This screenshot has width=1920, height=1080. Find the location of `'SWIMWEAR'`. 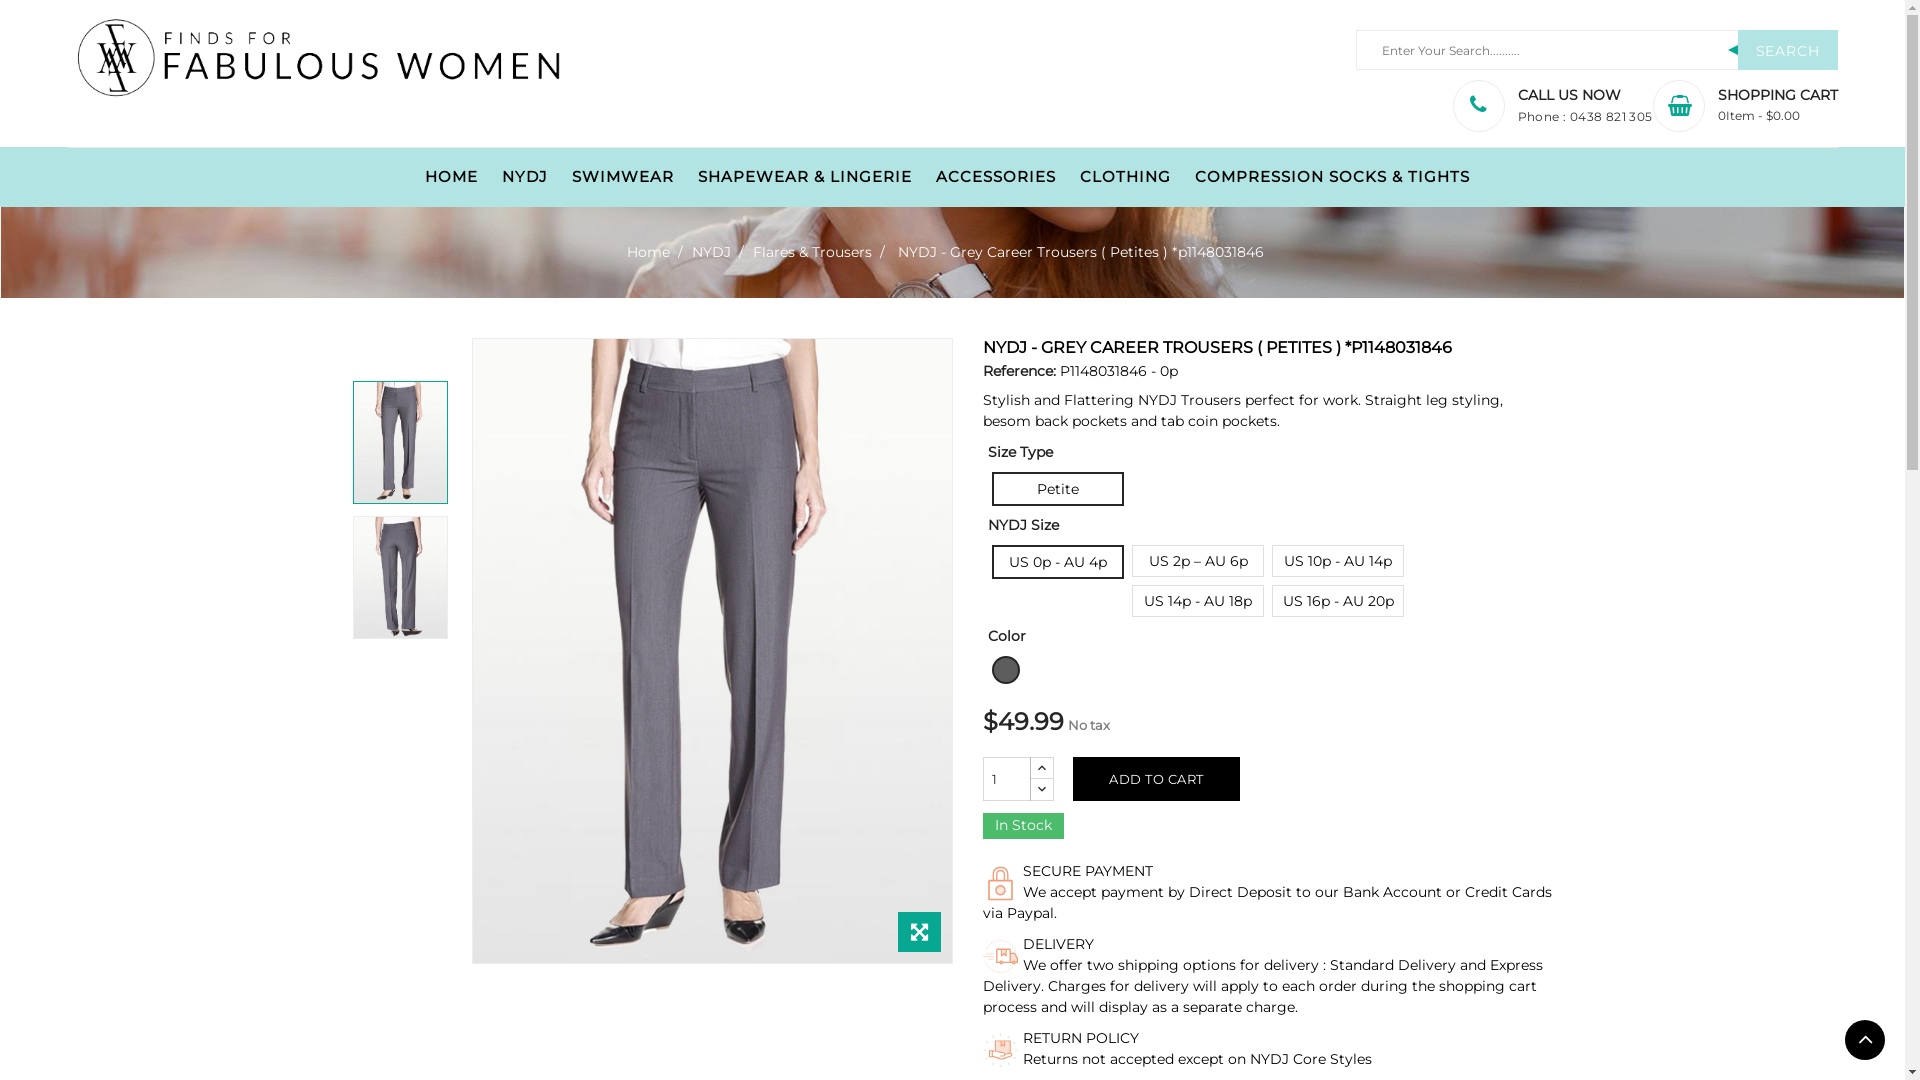

'SWIMWEAR' is located at coordinates (622, 176).